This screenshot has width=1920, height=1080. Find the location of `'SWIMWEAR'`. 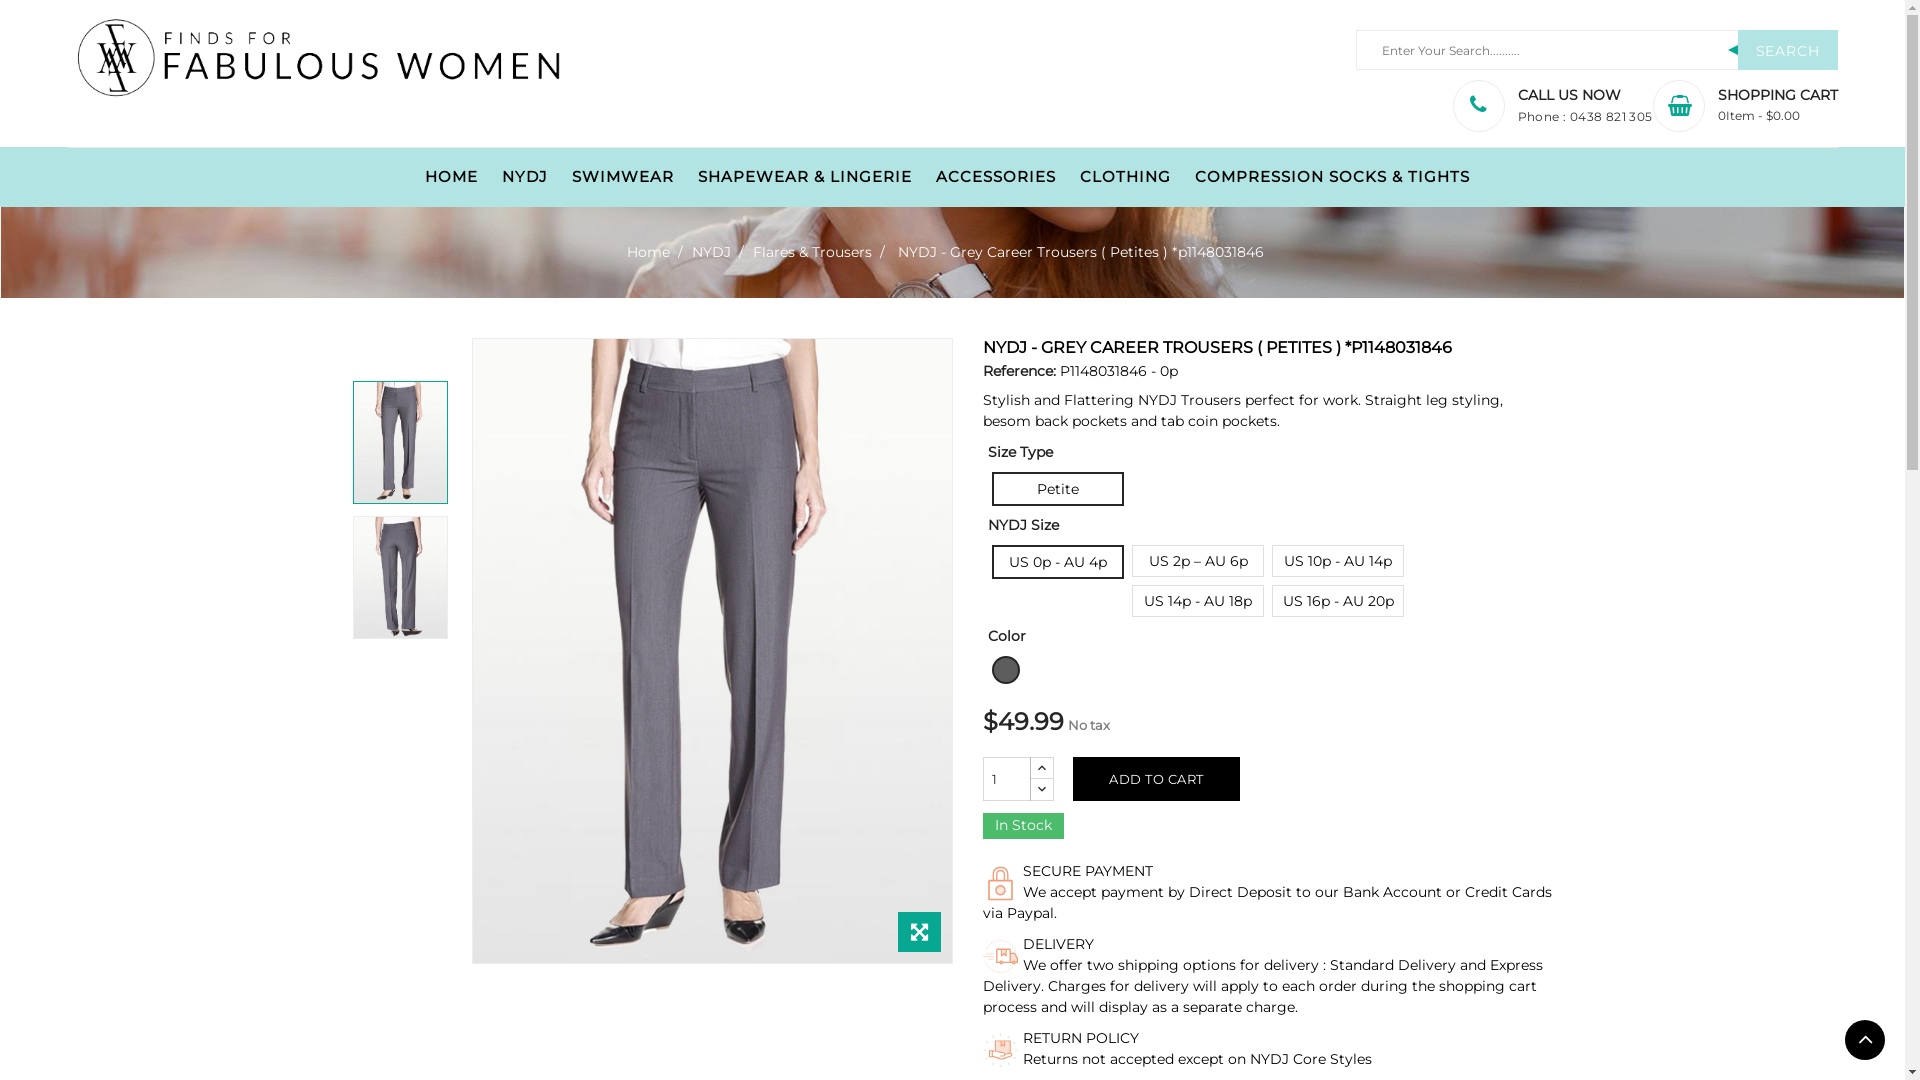

'SWIMWEAR' is located at coordinates (622, 176).